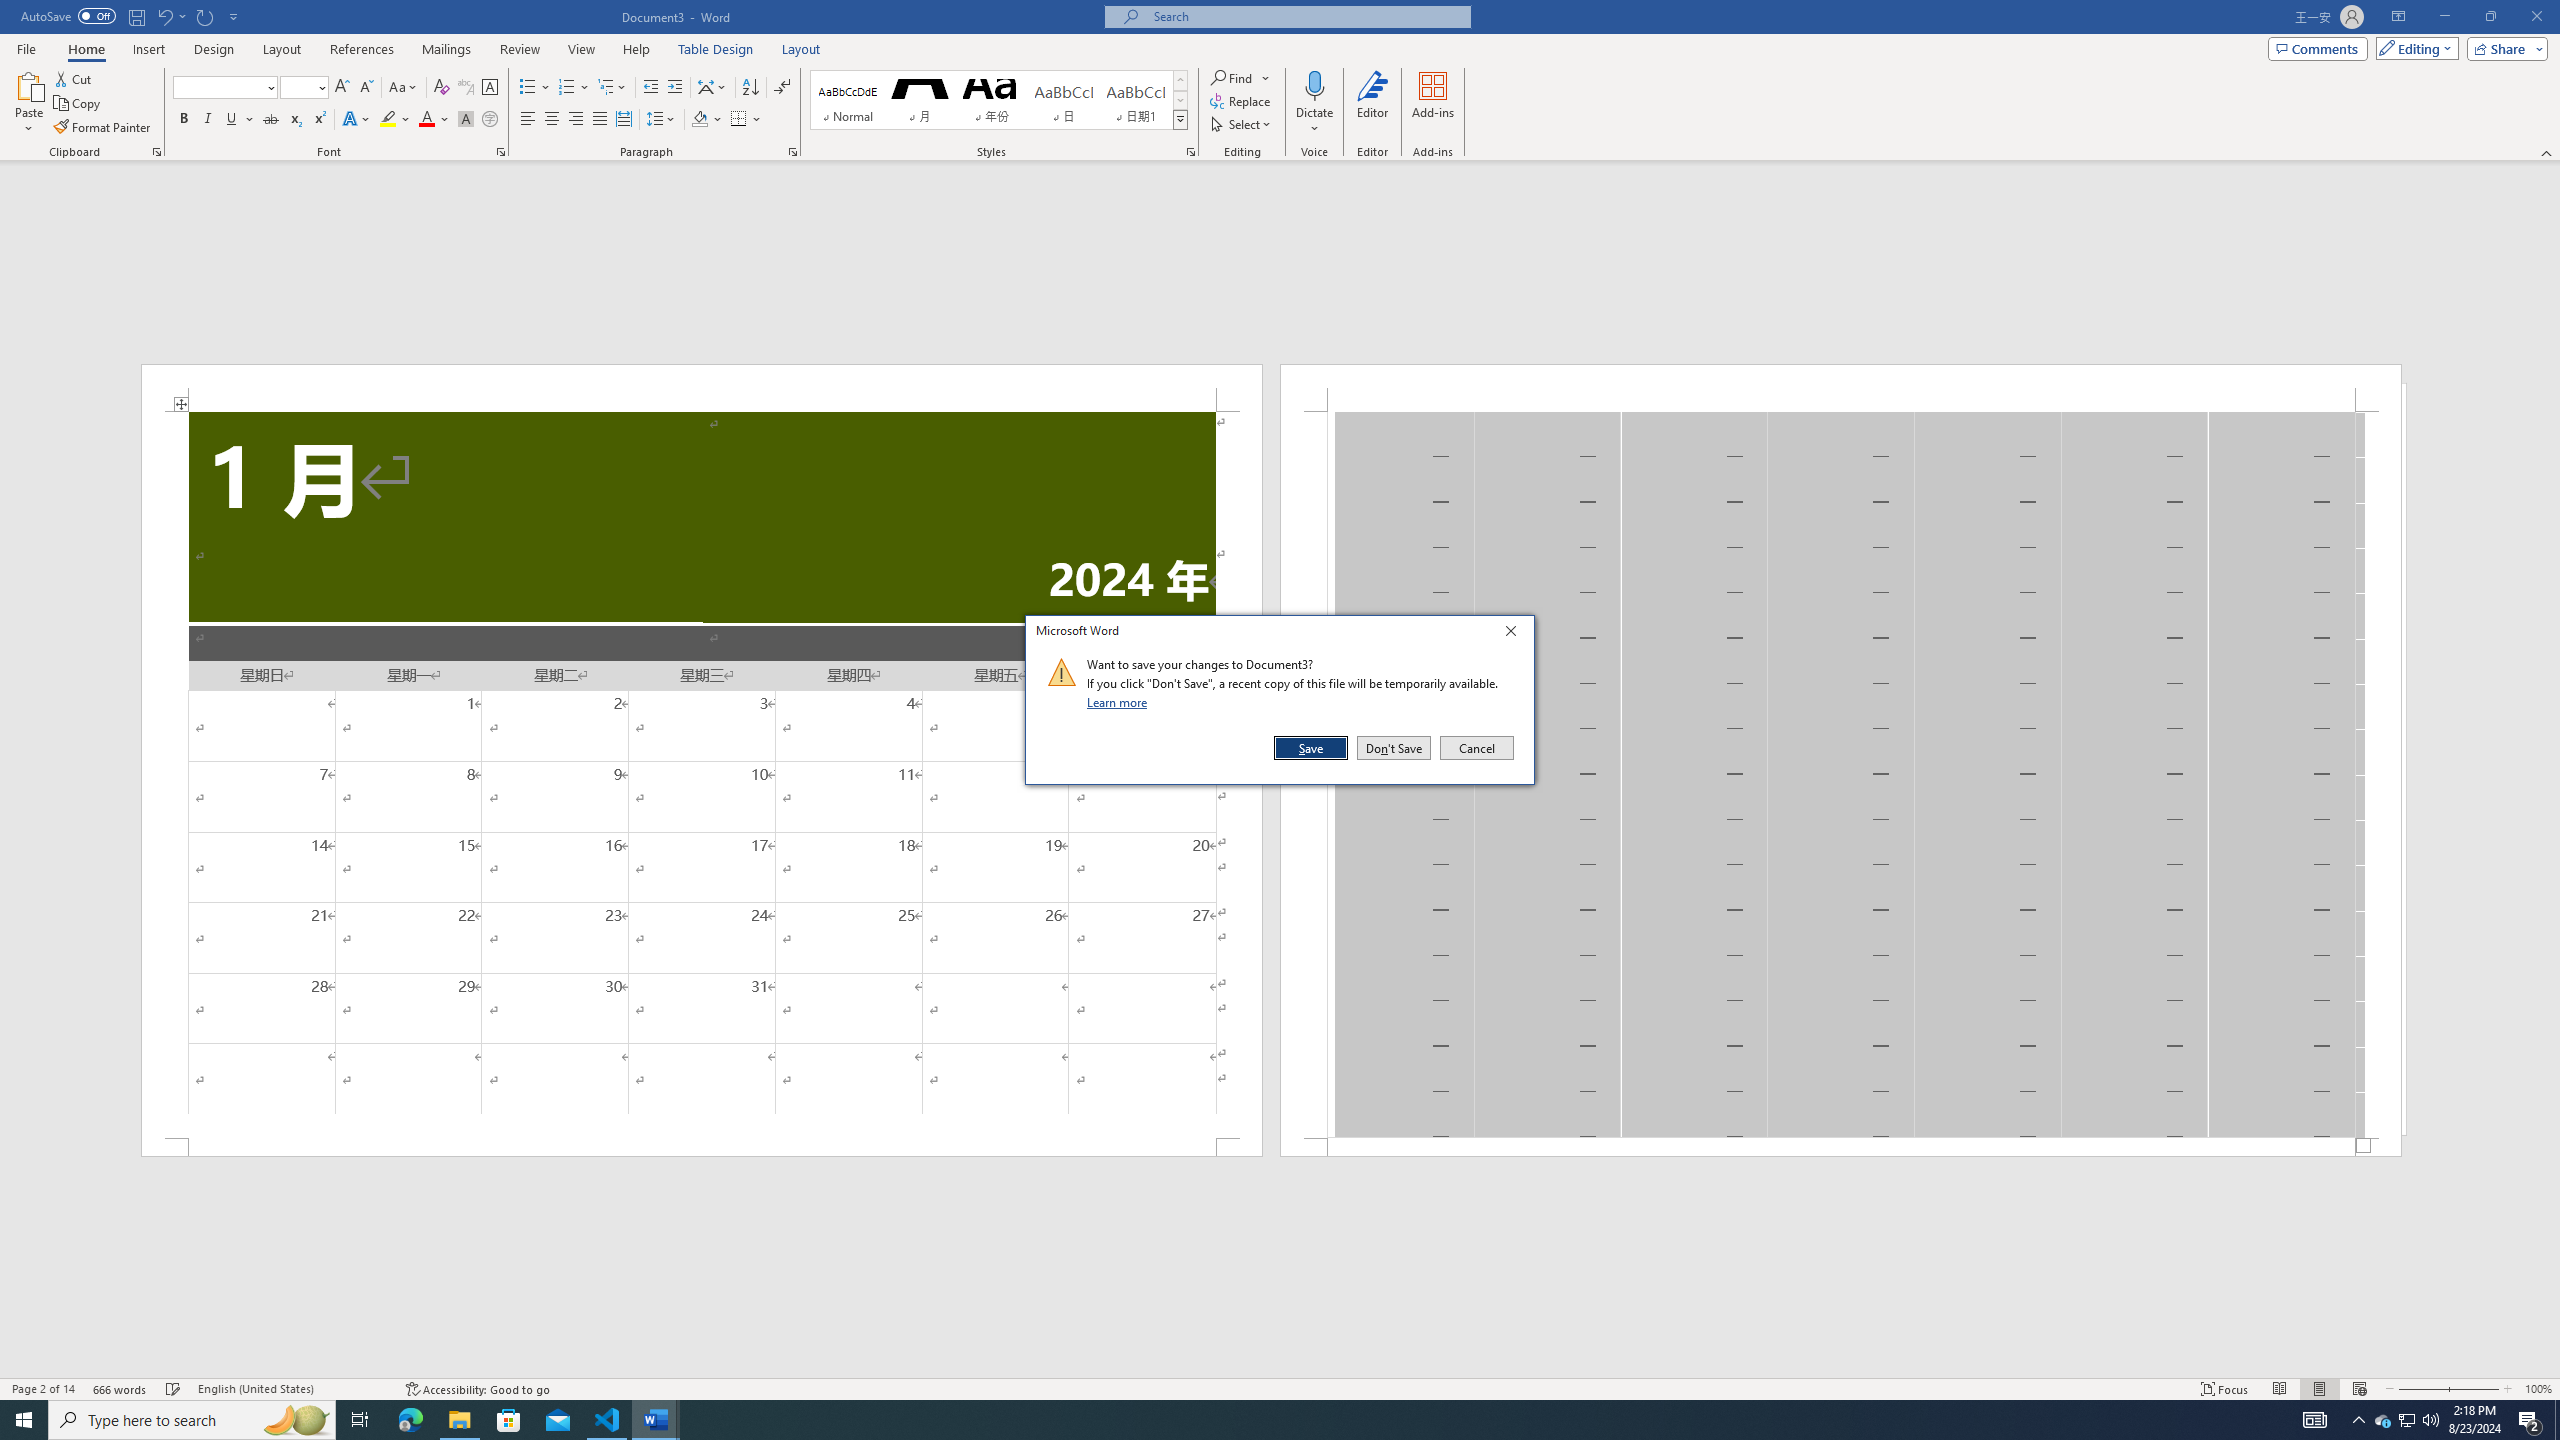 The width and height of the screenshot is (2560, 1440). What do you see at coordinates (215, 49) in the screenshot?
I see `'Design'` at bounding box center [215, 49].